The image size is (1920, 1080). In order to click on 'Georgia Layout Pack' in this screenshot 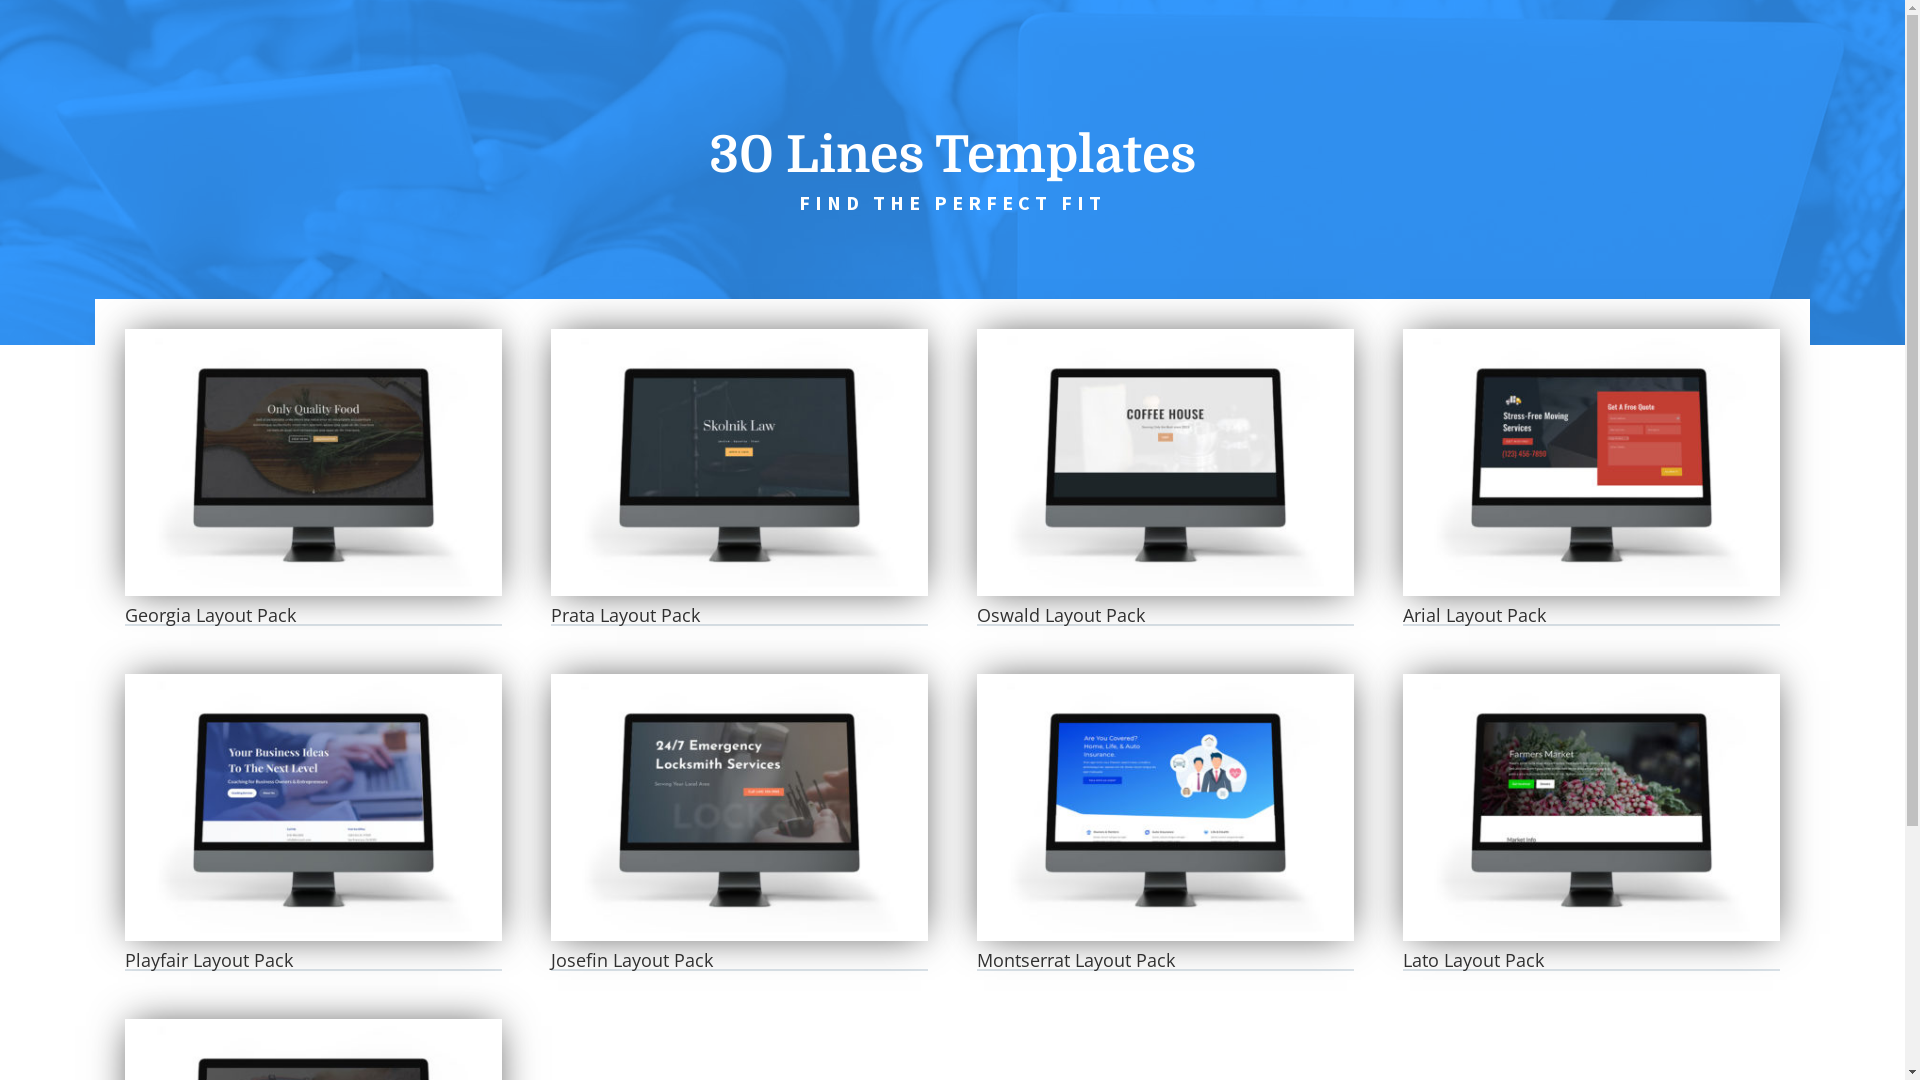, I will do `click(311, 462)`.